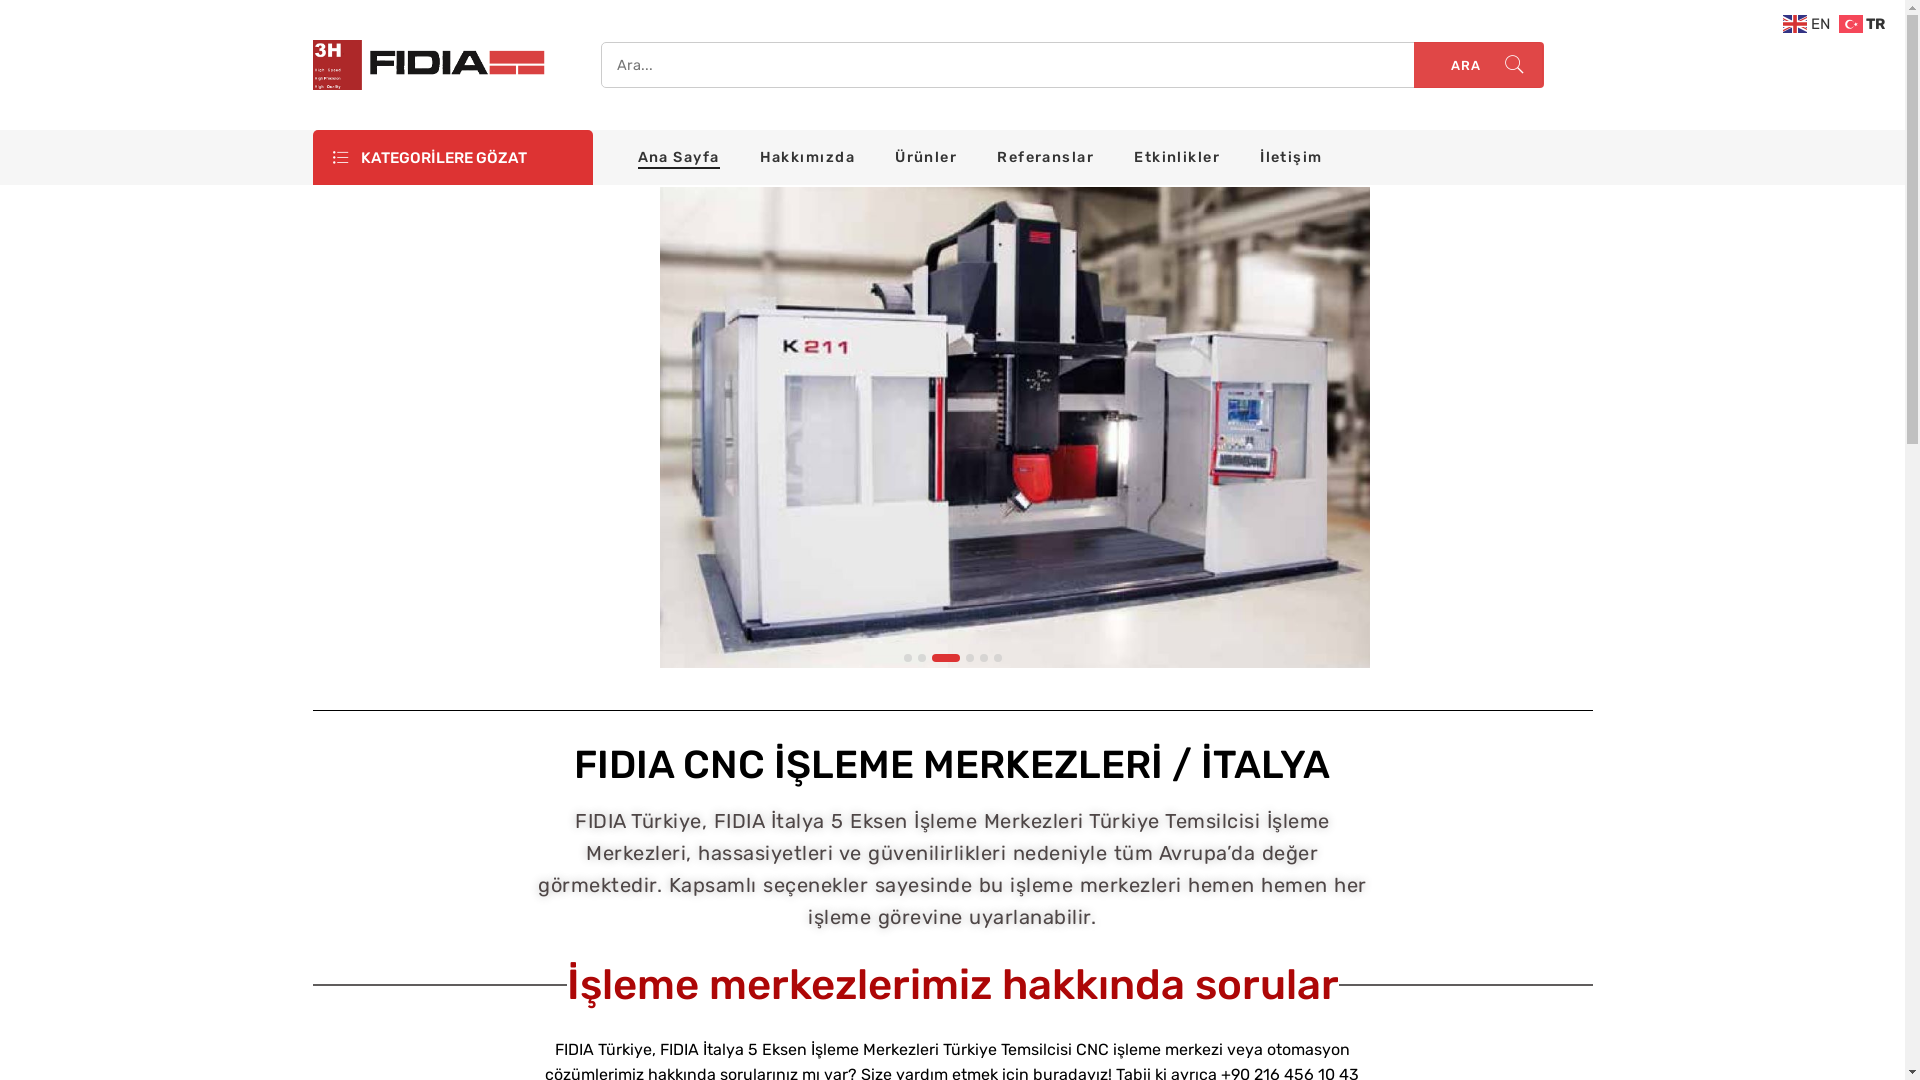 The width and height of the screenshot is (1920, 1080). I want to click on 'Referanslar', so click(1044, 156).